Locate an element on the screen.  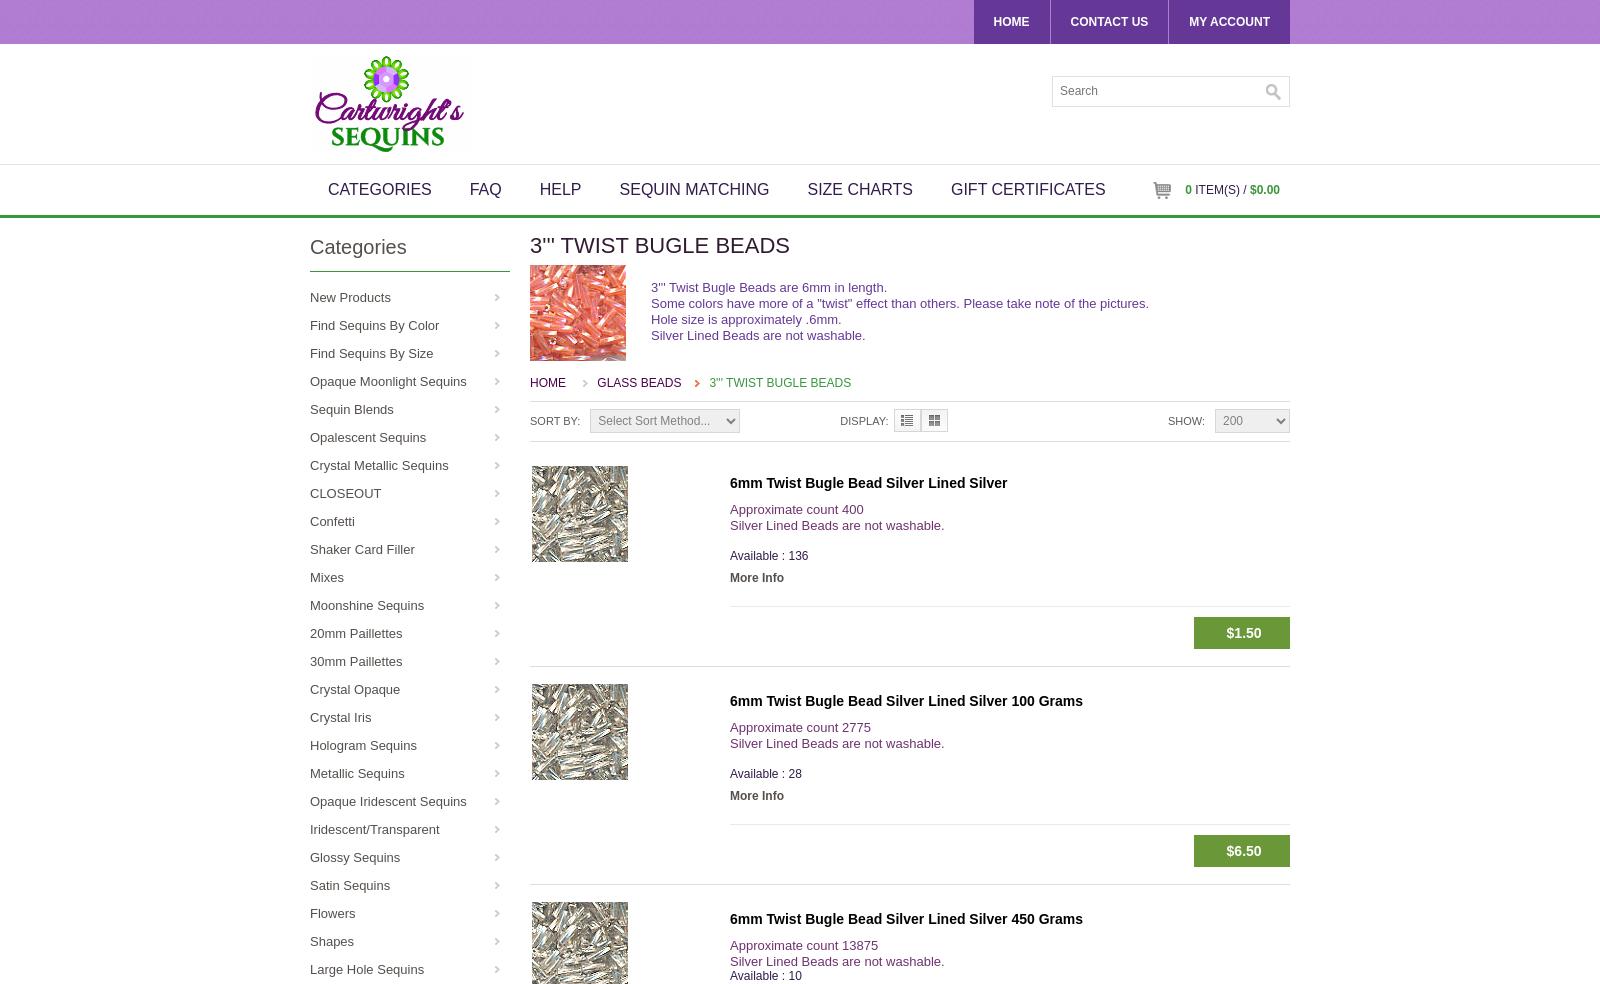
'Shapes' is located at coordinates (310, 941).